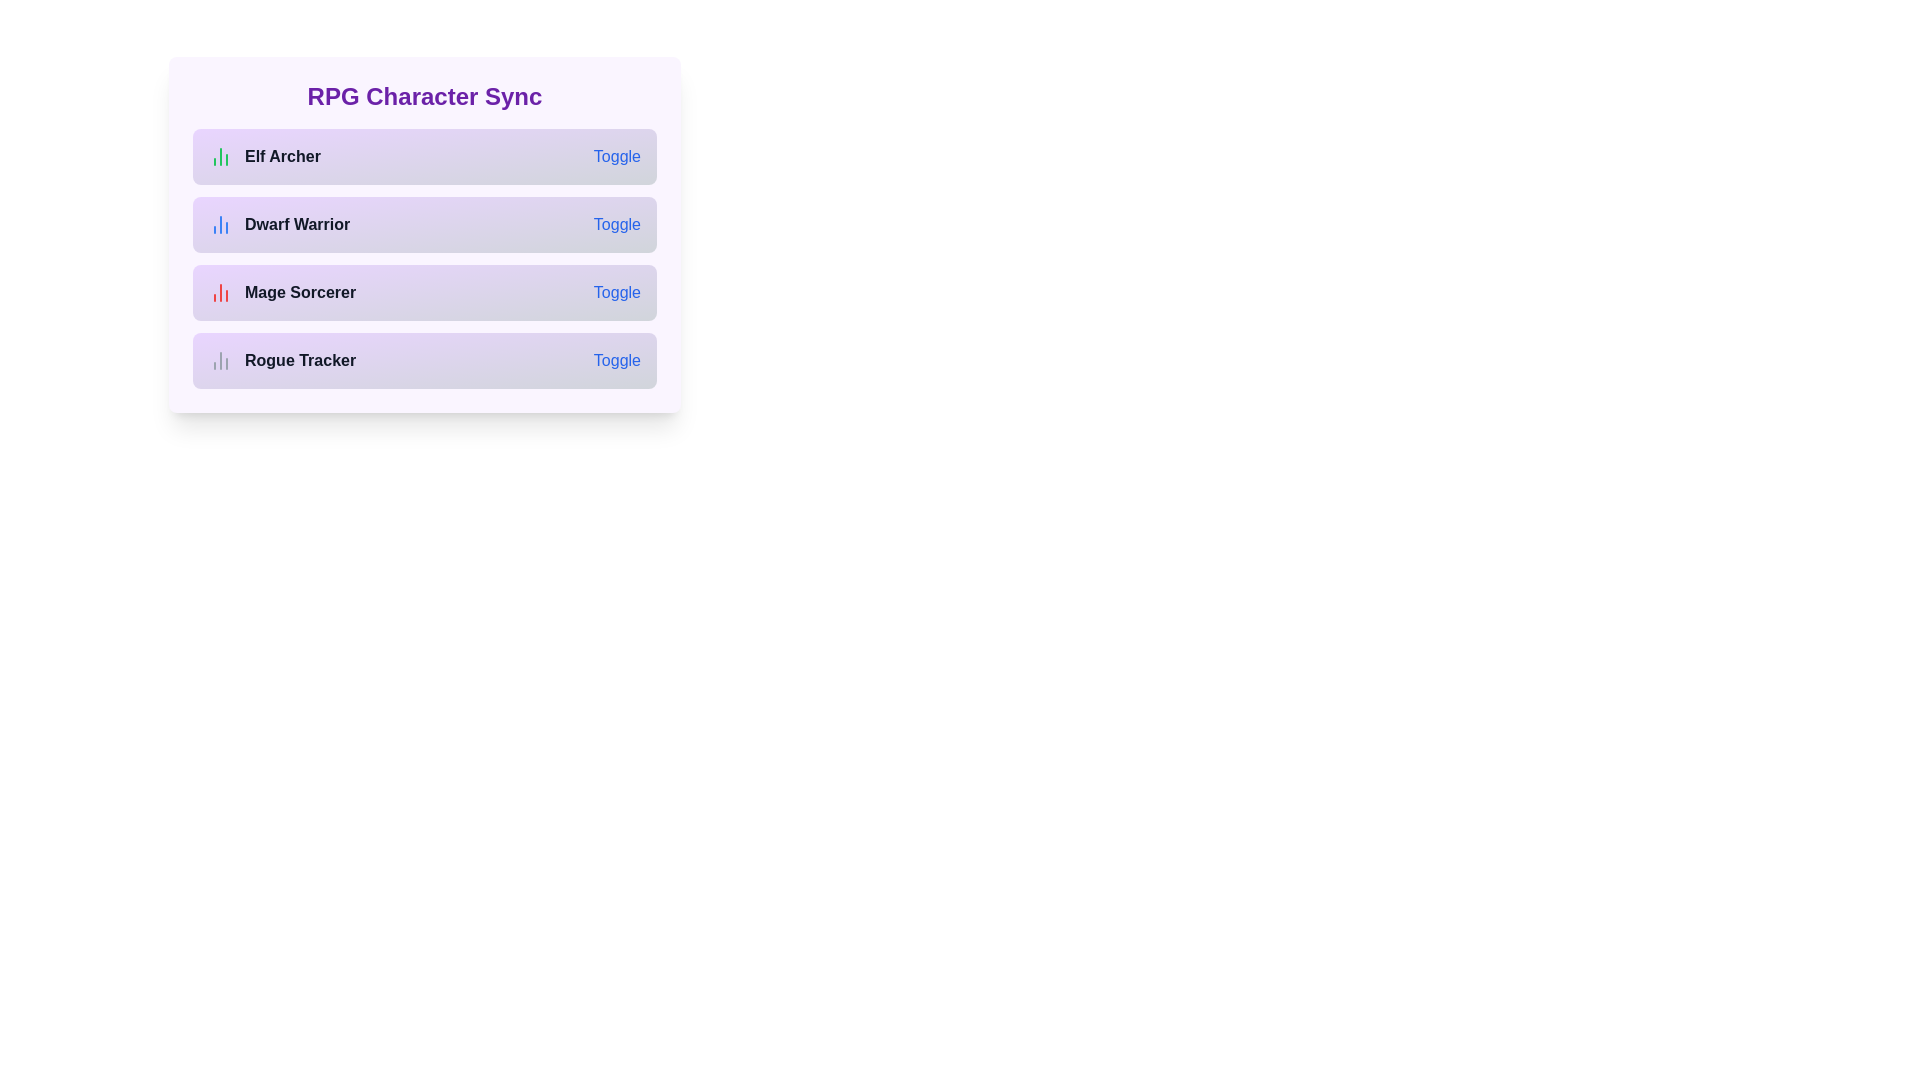 Image resolution: width=1920 pixels, height=1080 pixels. What do you see at coordinates (281, 293) in the screenshot?
I see `the 'Mage Sorcerer' label with accompanying icon, which is the third item in the list under 'RPG Character Sync', positioned between 'Dwarf Warrior' and 'Rogue Tracker'` at bounding box center [281, 293].